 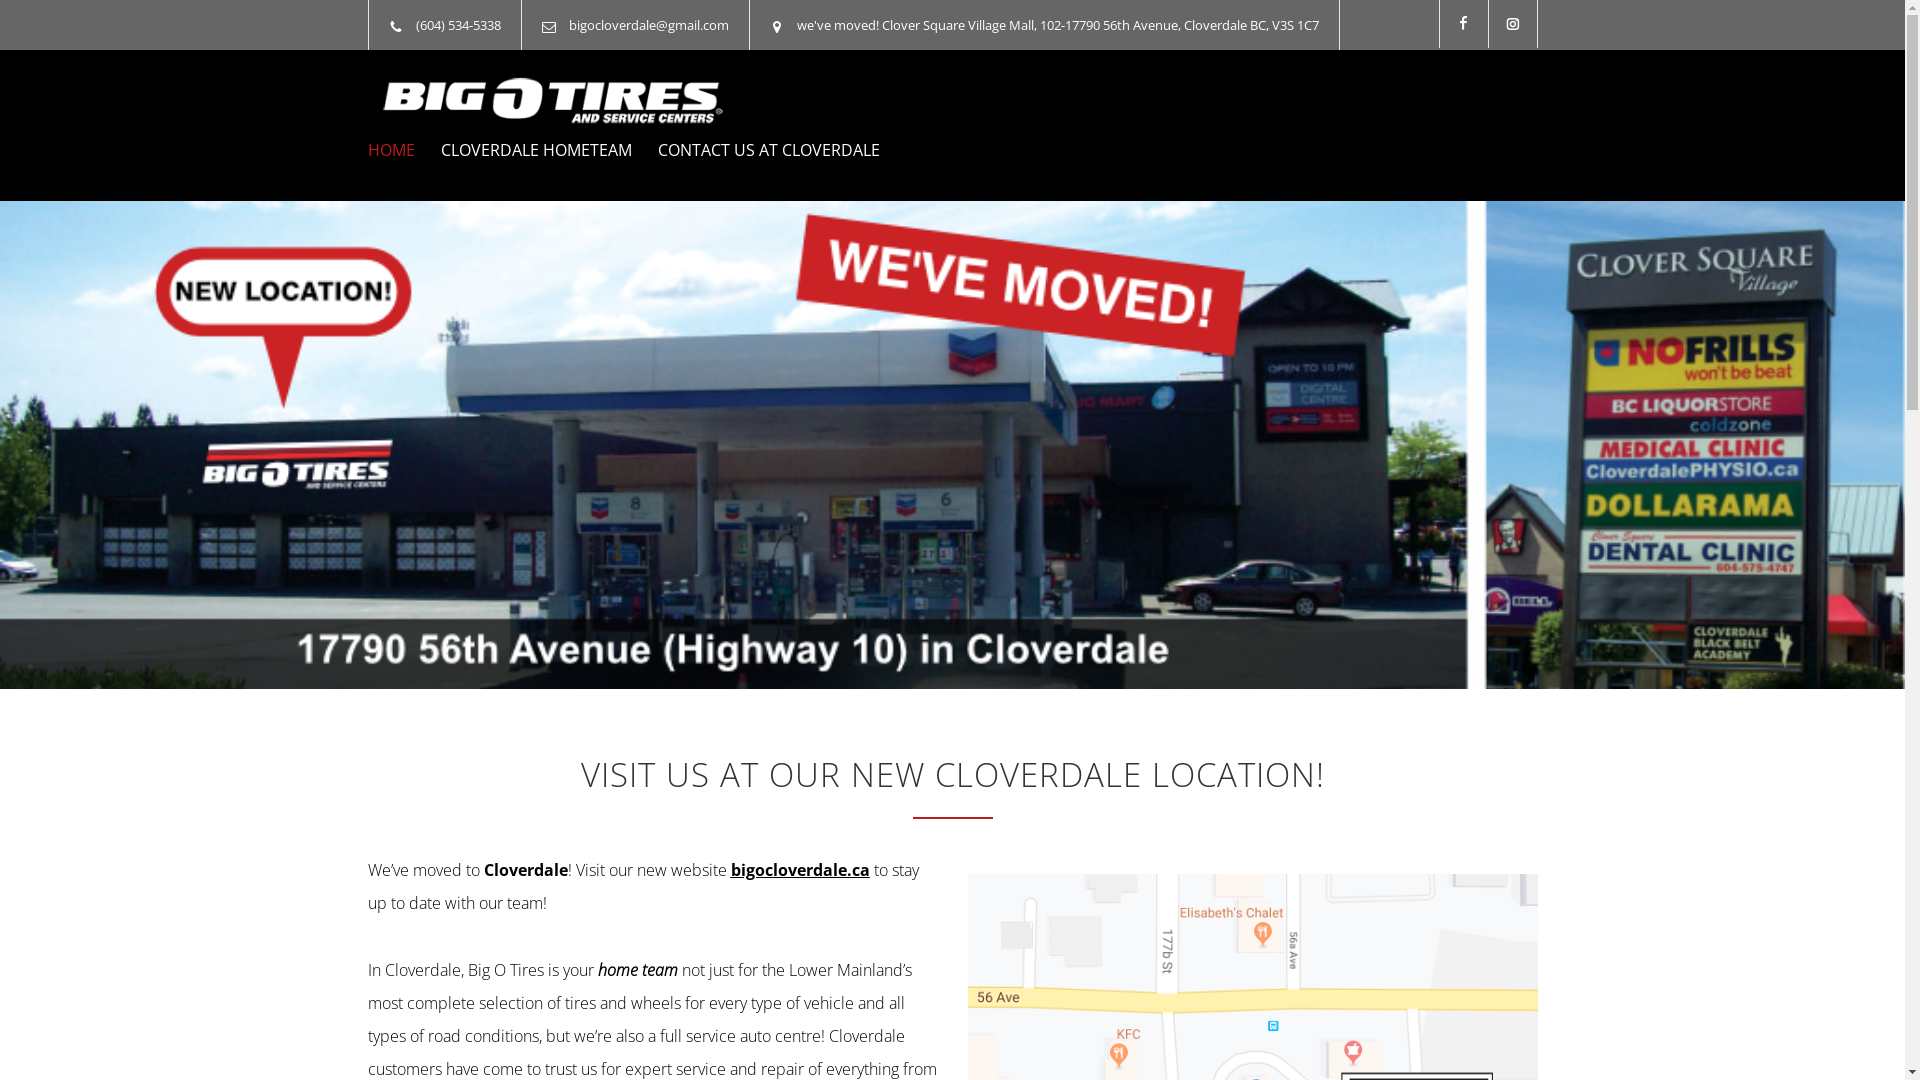 What do you see at coordinates (552, 100) in the screenshot?
I see `'Big O Tires Langley'` at bounding box center [552, 100].